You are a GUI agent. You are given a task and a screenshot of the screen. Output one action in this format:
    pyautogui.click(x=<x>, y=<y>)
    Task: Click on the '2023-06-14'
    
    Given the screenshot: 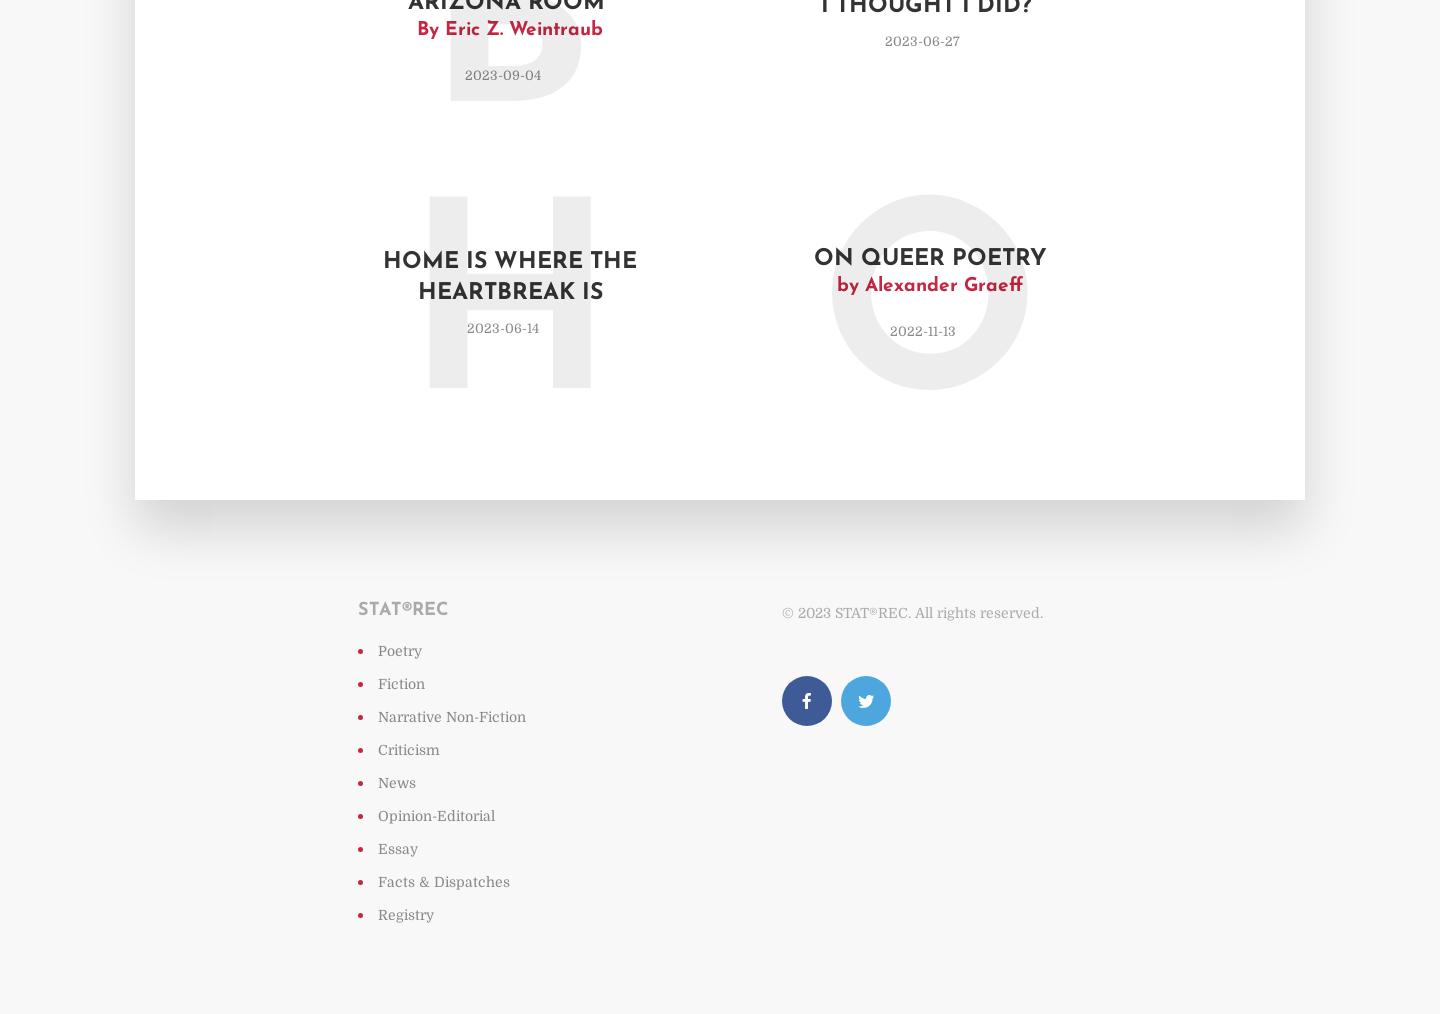 What is the action you would take?
    pyautogui.click(x=500, y=327)
    